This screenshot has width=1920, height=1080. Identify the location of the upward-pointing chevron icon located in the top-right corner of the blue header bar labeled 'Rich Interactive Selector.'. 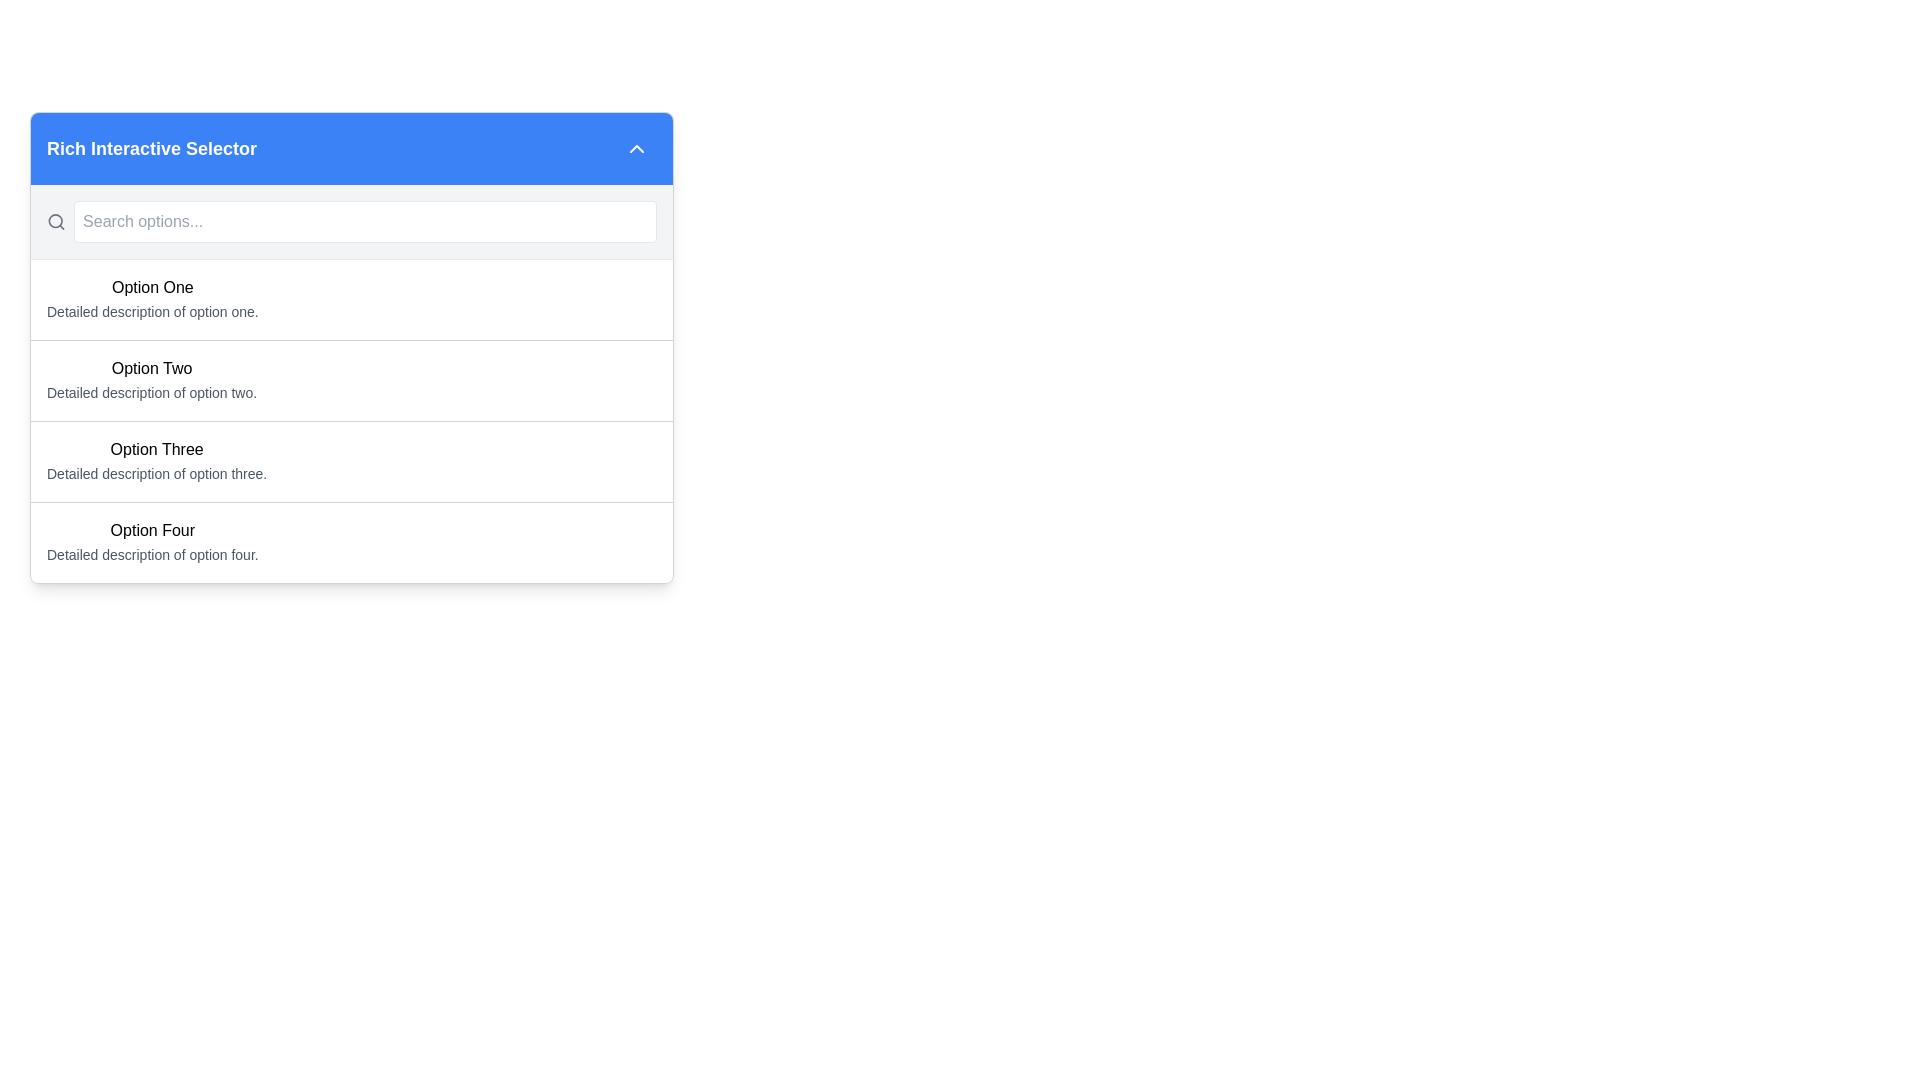
(636, 148).